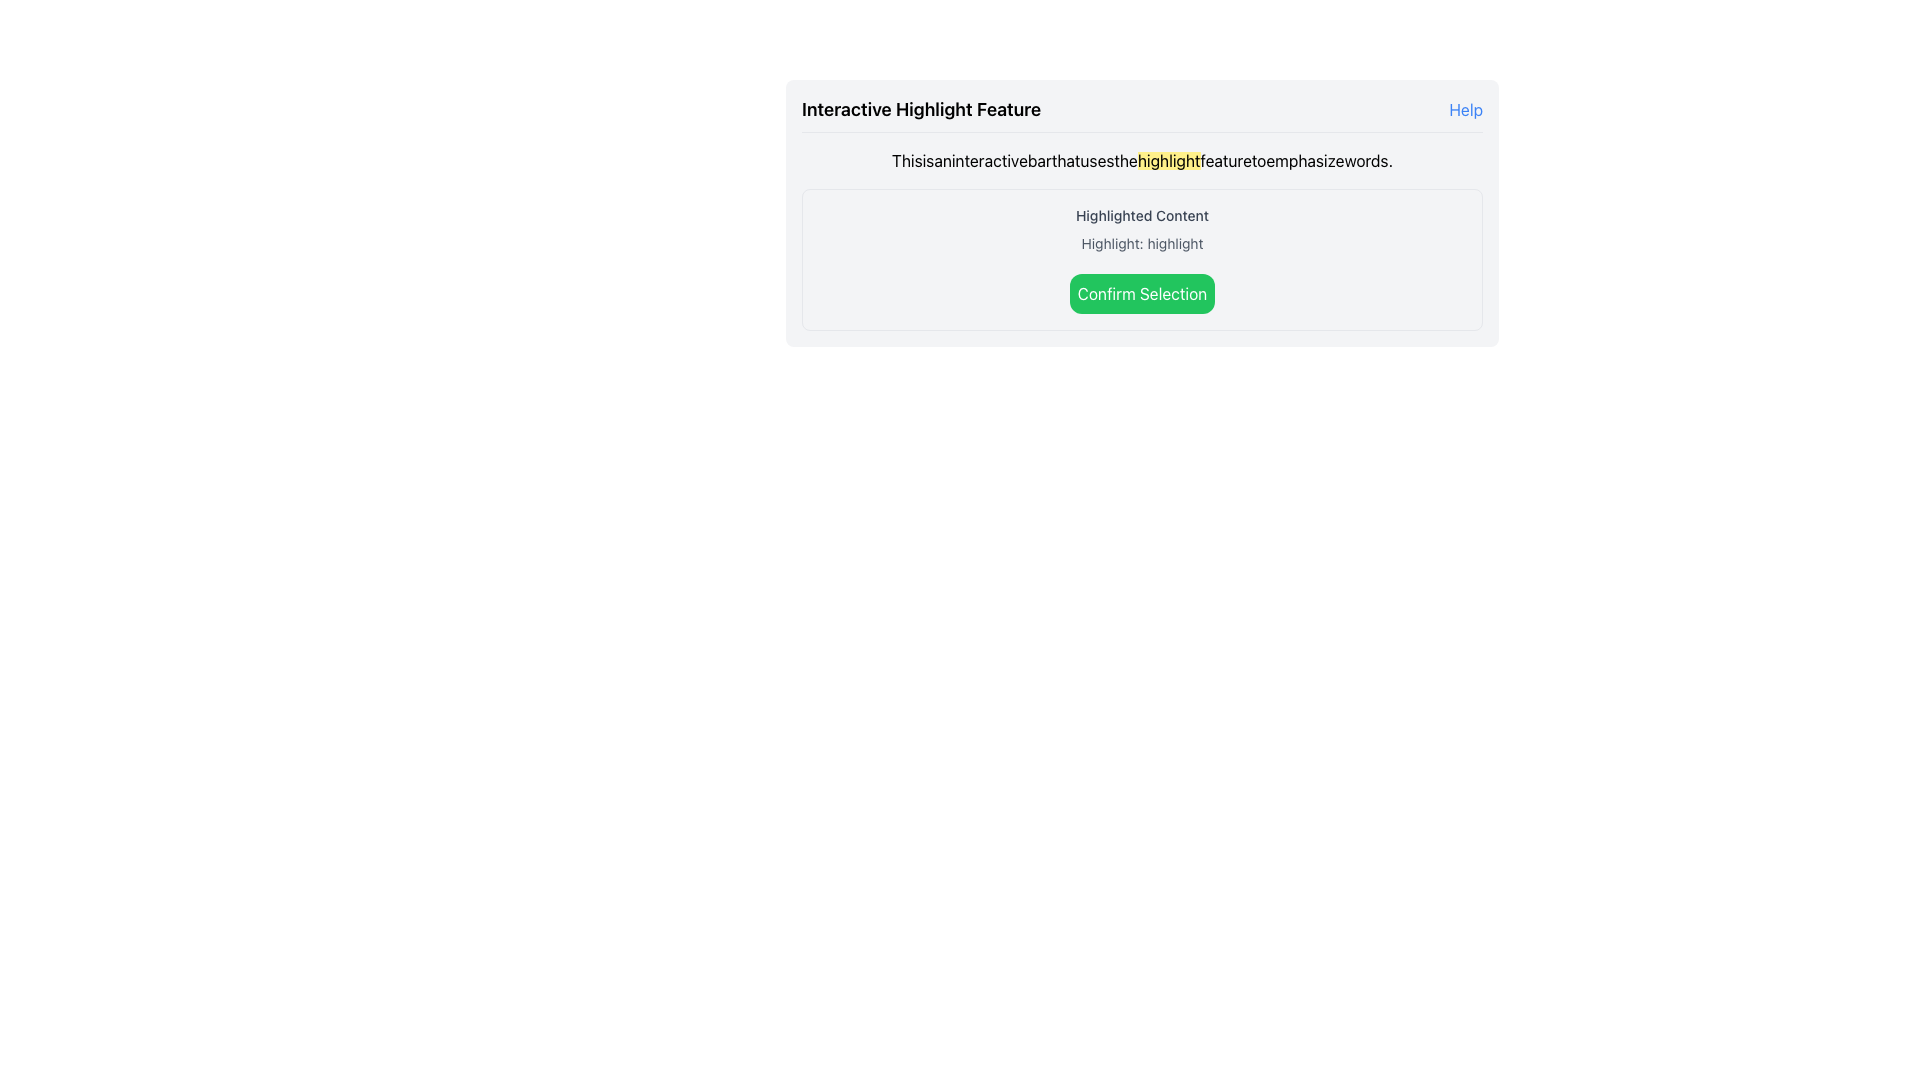 This screenshot has height=1080, width=1920. Describe the element at coordinates (927, 160) in the screenshot. I see `on the second word in the sentence, which is located between 'This' and 'an'` at that location.